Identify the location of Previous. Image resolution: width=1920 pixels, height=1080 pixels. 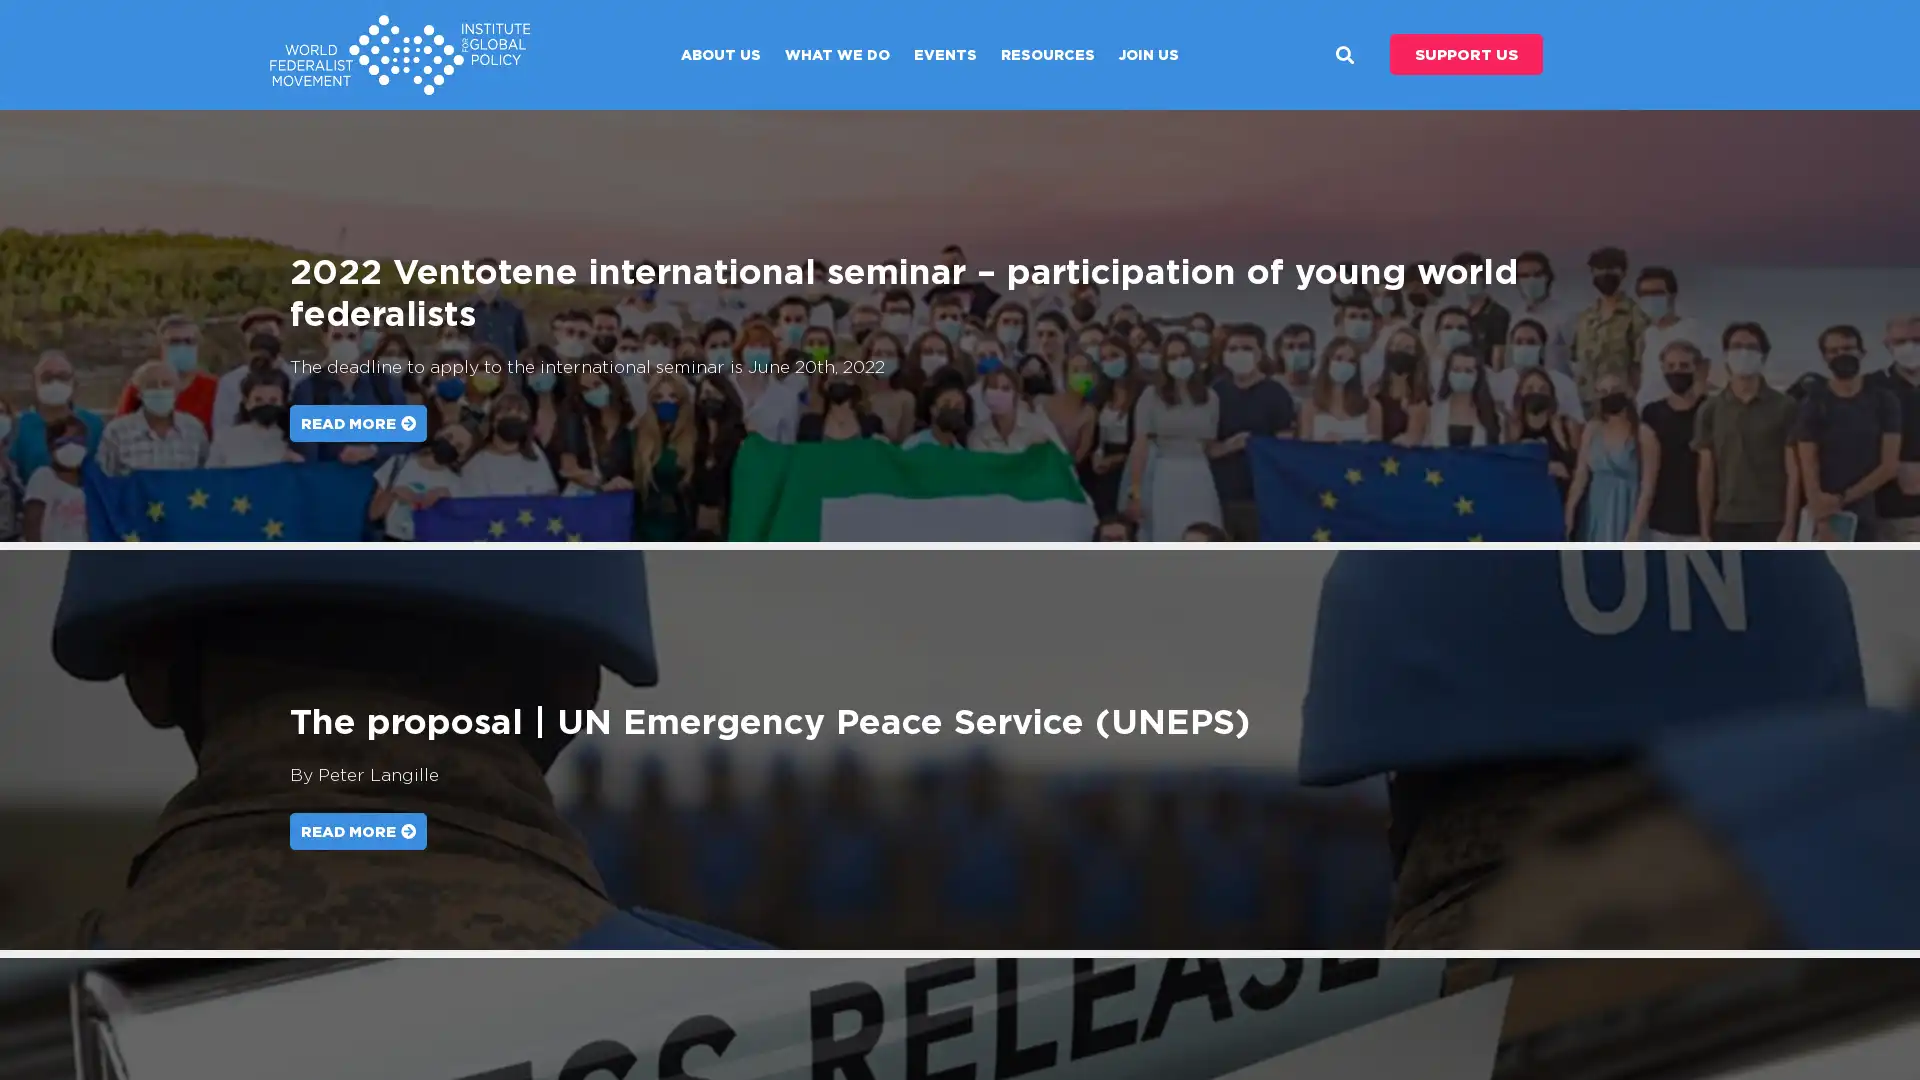
(52, 326).